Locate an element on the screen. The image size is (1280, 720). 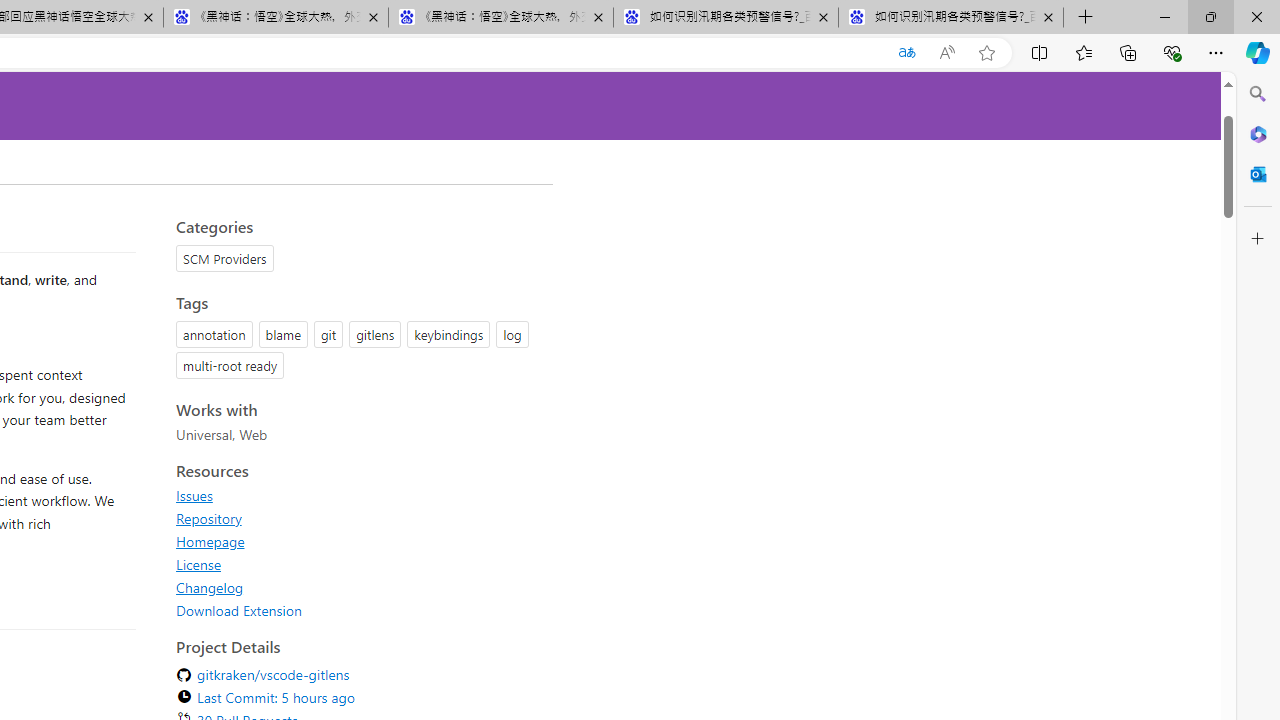
'Translated' is located at coordinates (905, 52).